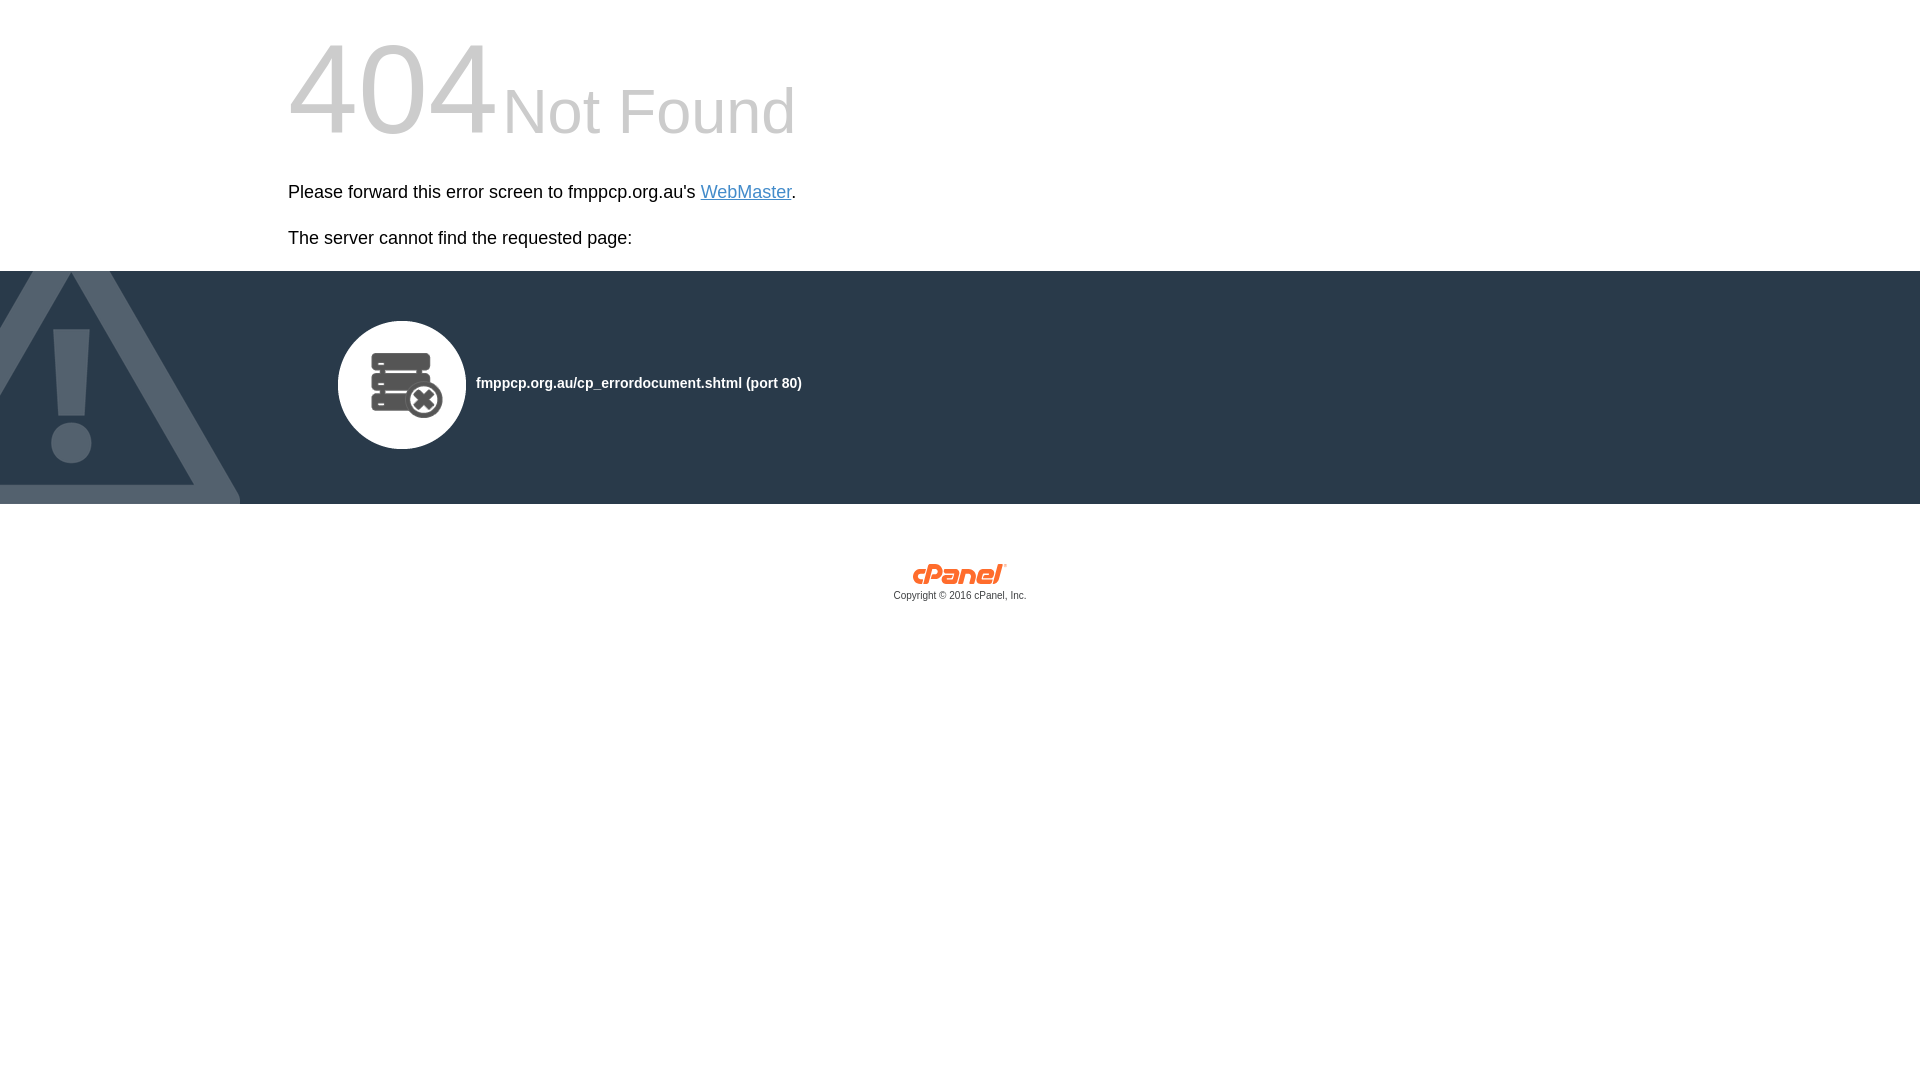 The width and height of the screenshot is (1920, 1080). Describe the element at coordinates (745, 192) in the screenshot. I see `'WebMaster'` at that location.